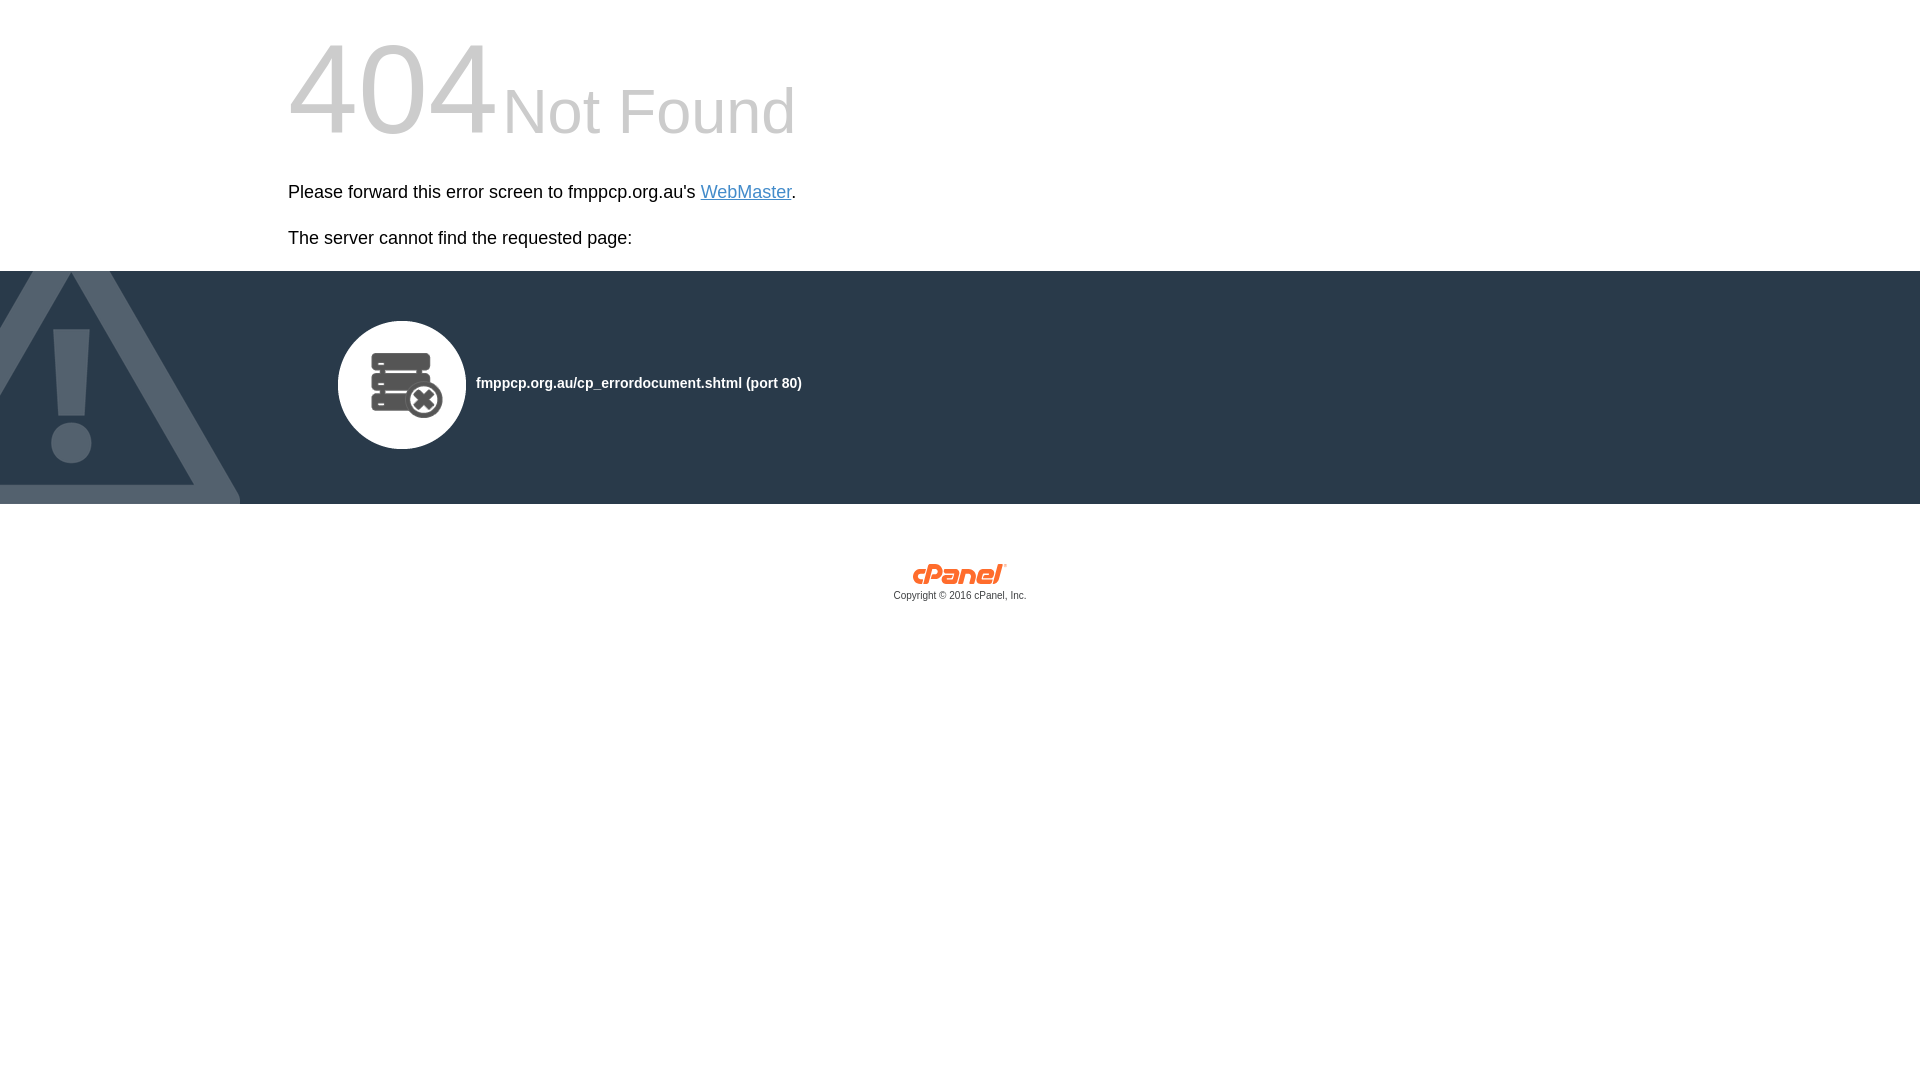 The width and height of the screenshot is (1920, 1080). Describe the element at coordinates (745, 192) in the screenshot. I see `'WebMaster'` at that location.